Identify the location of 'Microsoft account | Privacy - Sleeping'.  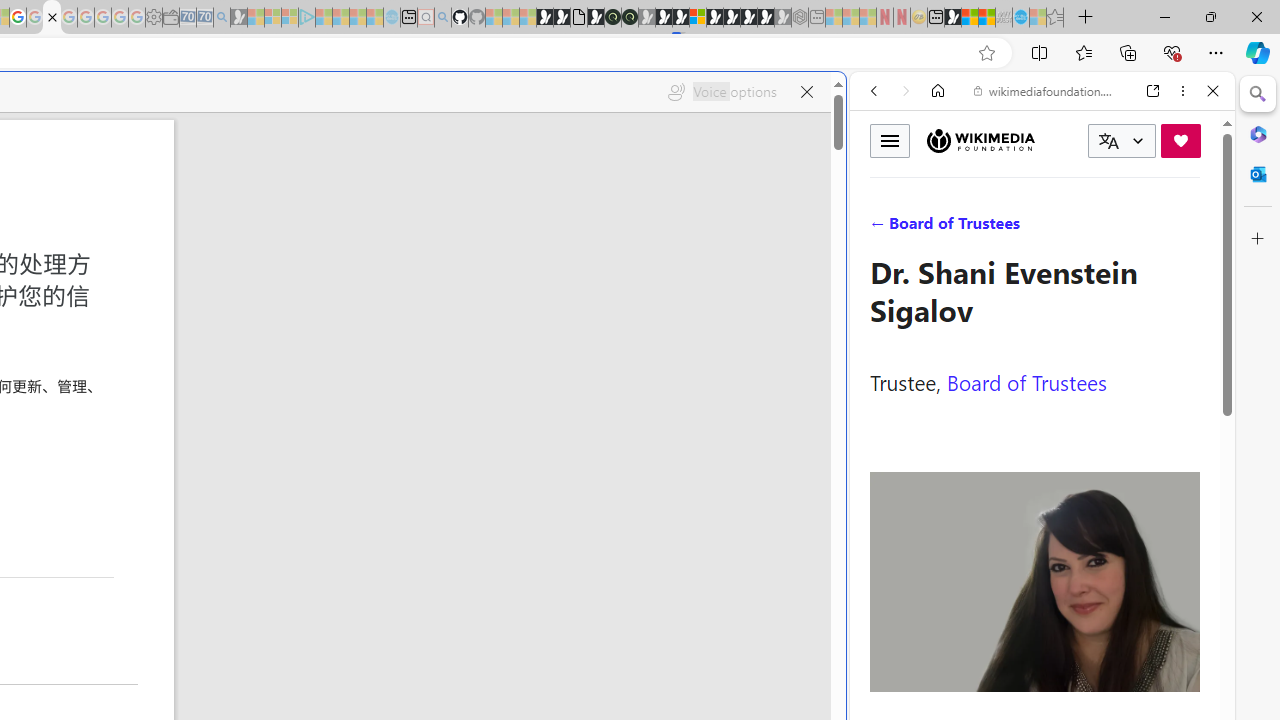
(288, 17).